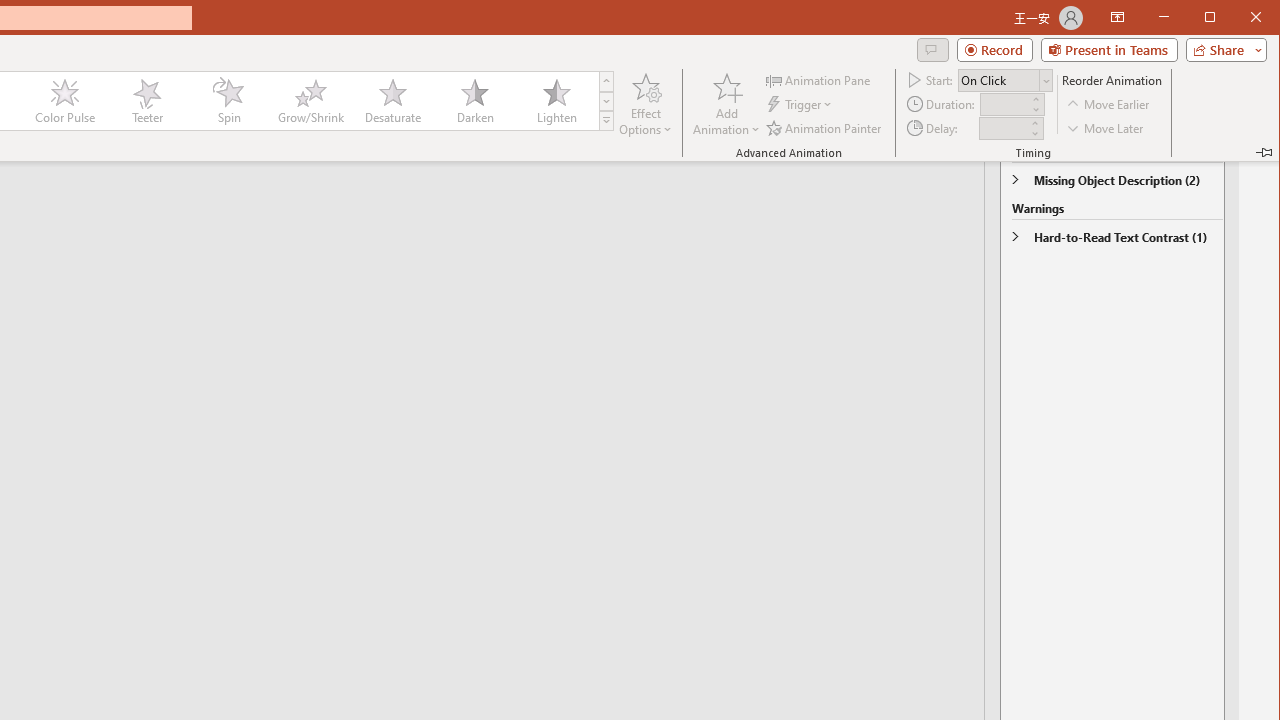  Describe the element at coordinates (1238, 19) in the screenshot. I see `'Maximize'` at that location.